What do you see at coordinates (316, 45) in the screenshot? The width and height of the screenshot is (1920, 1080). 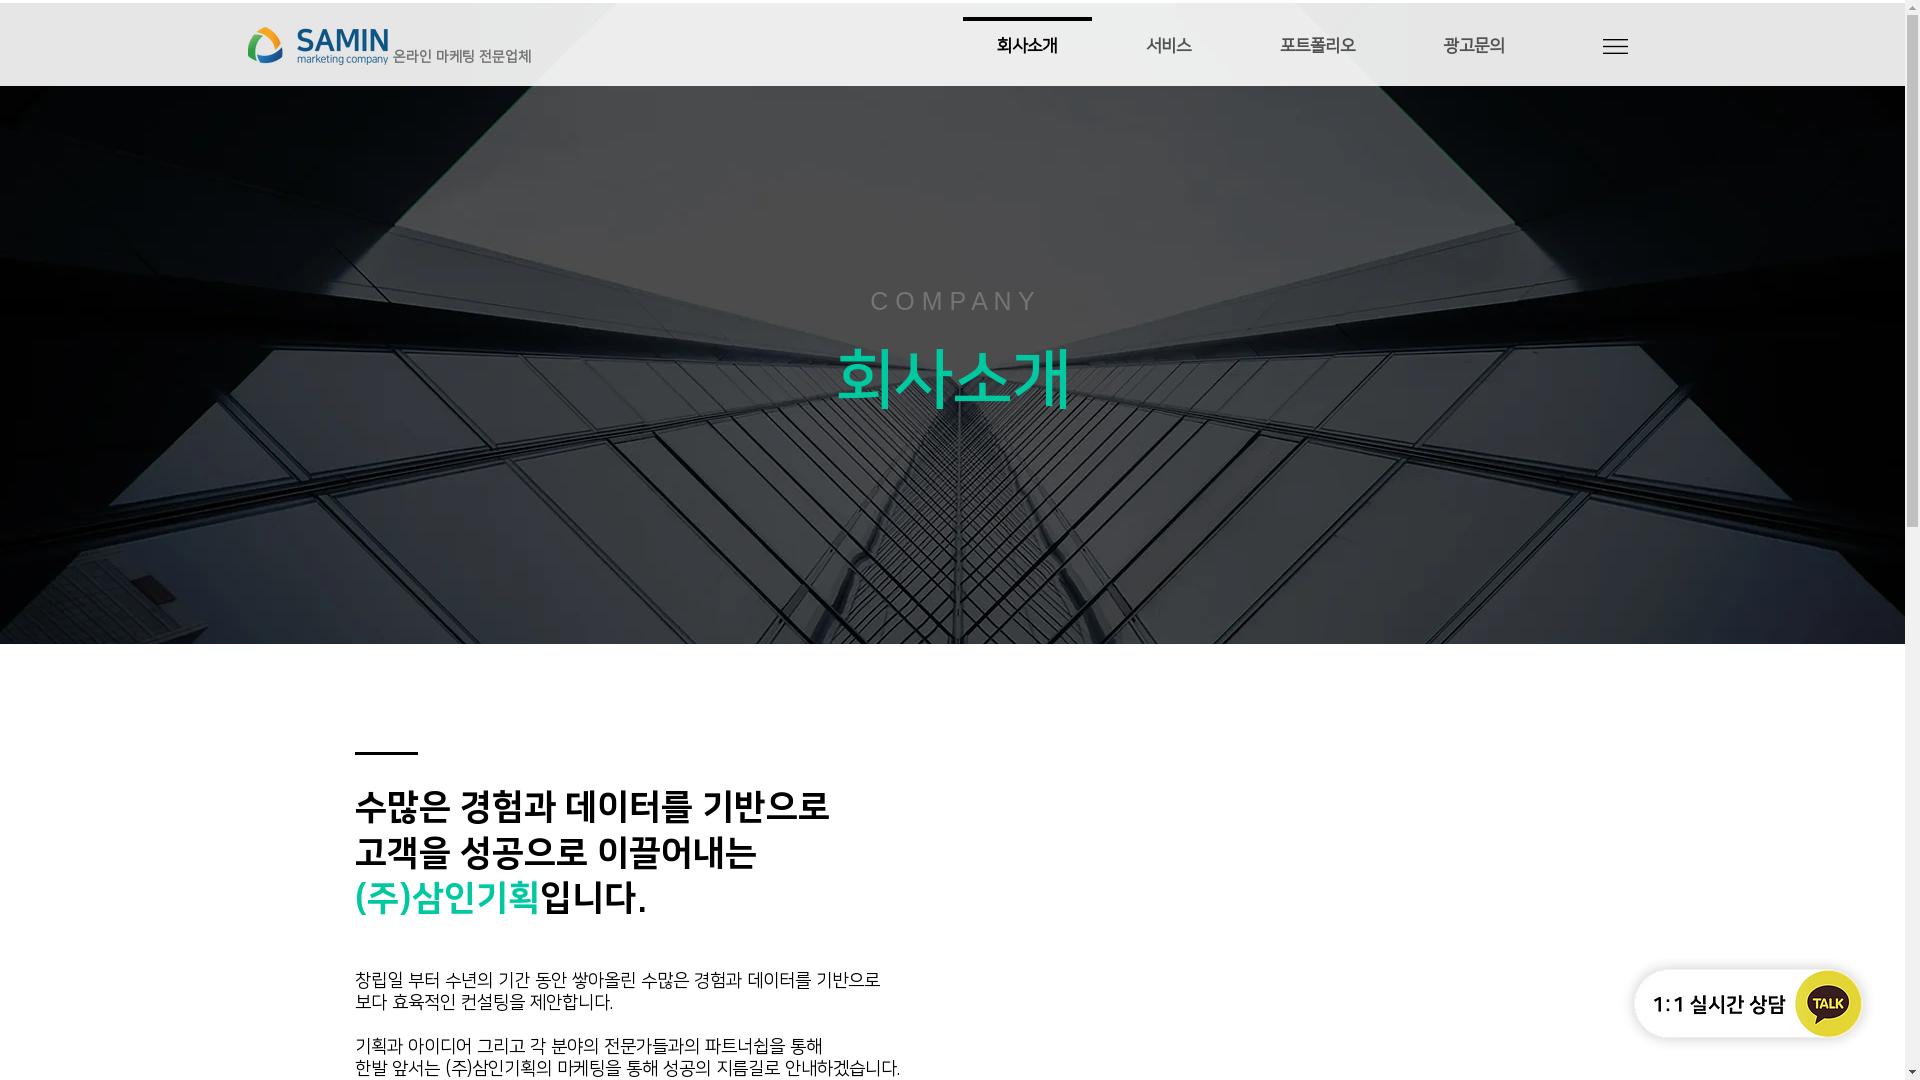 I see `'logo.png'` at bounding box center [316, 45].